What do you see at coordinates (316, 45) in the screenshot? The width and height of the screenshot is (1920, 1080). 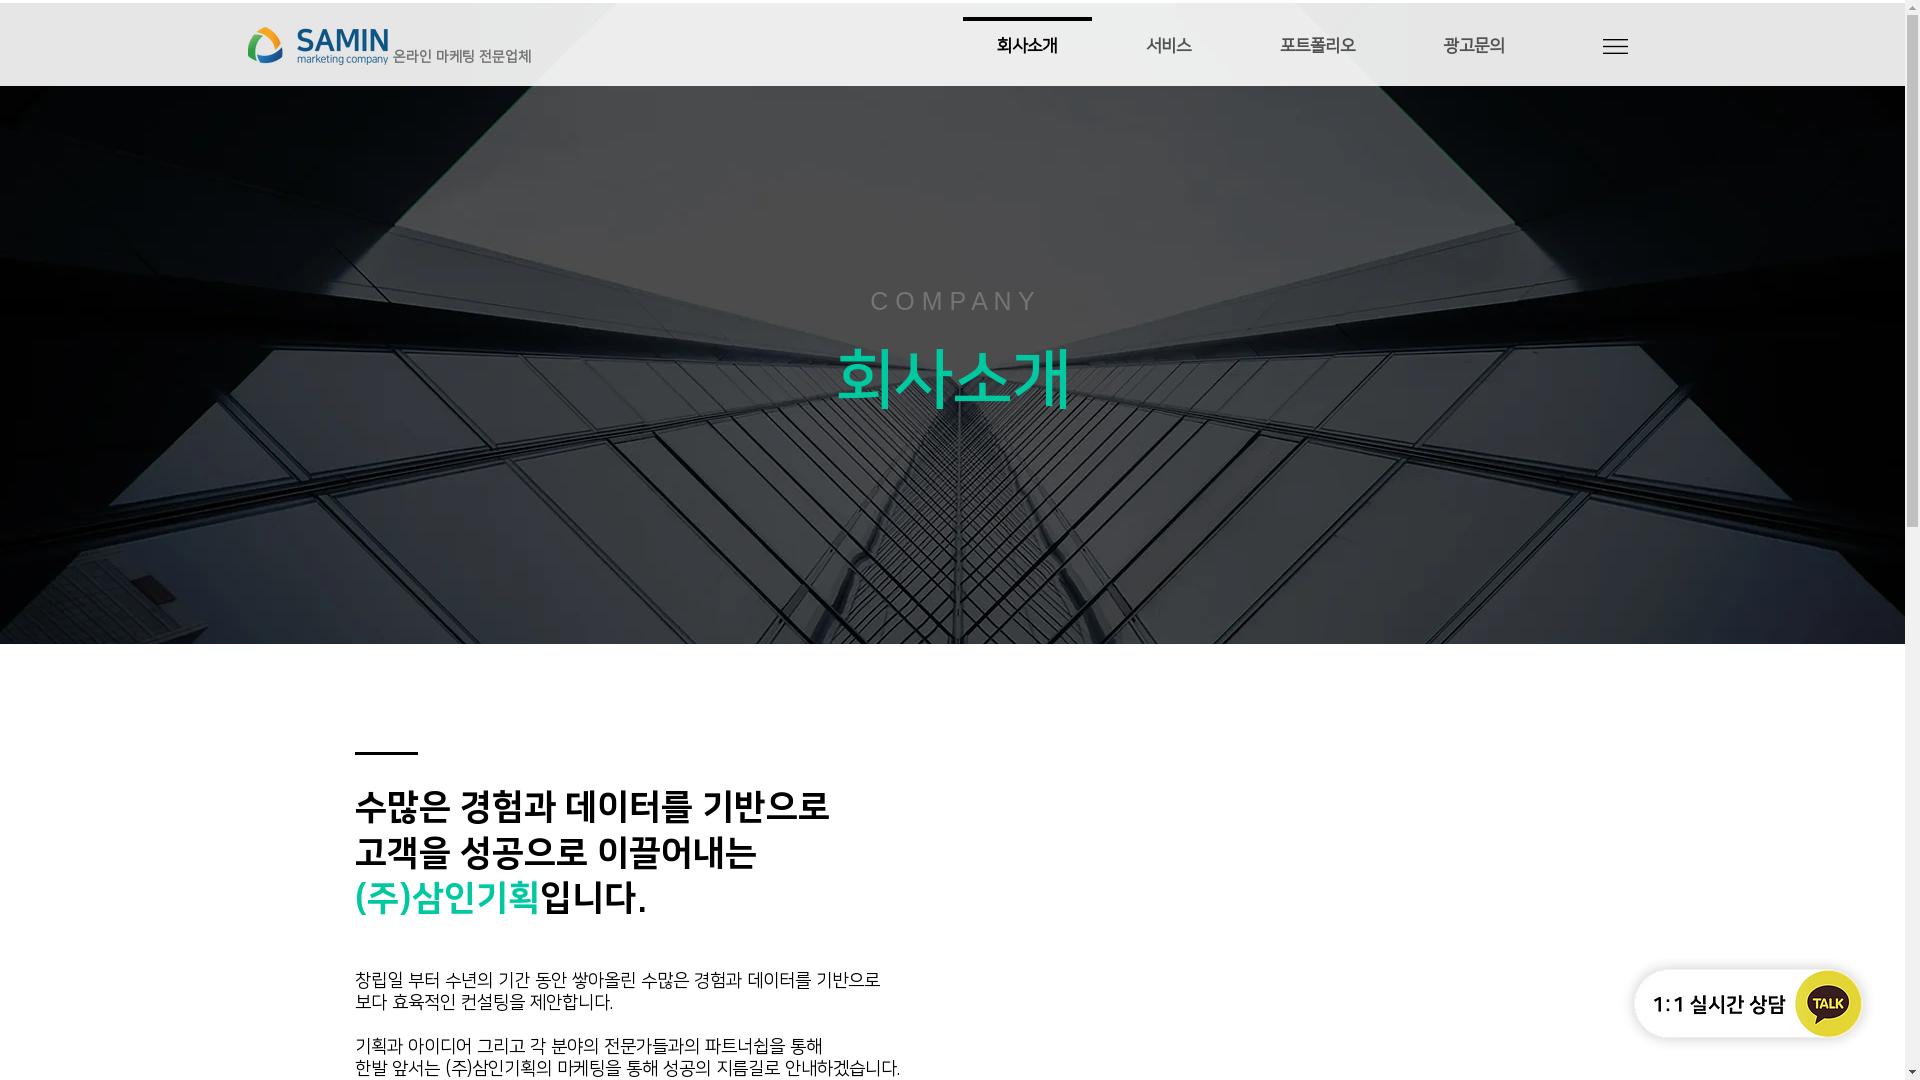 I see `'logo.png'` at bounding box center [316, 45].